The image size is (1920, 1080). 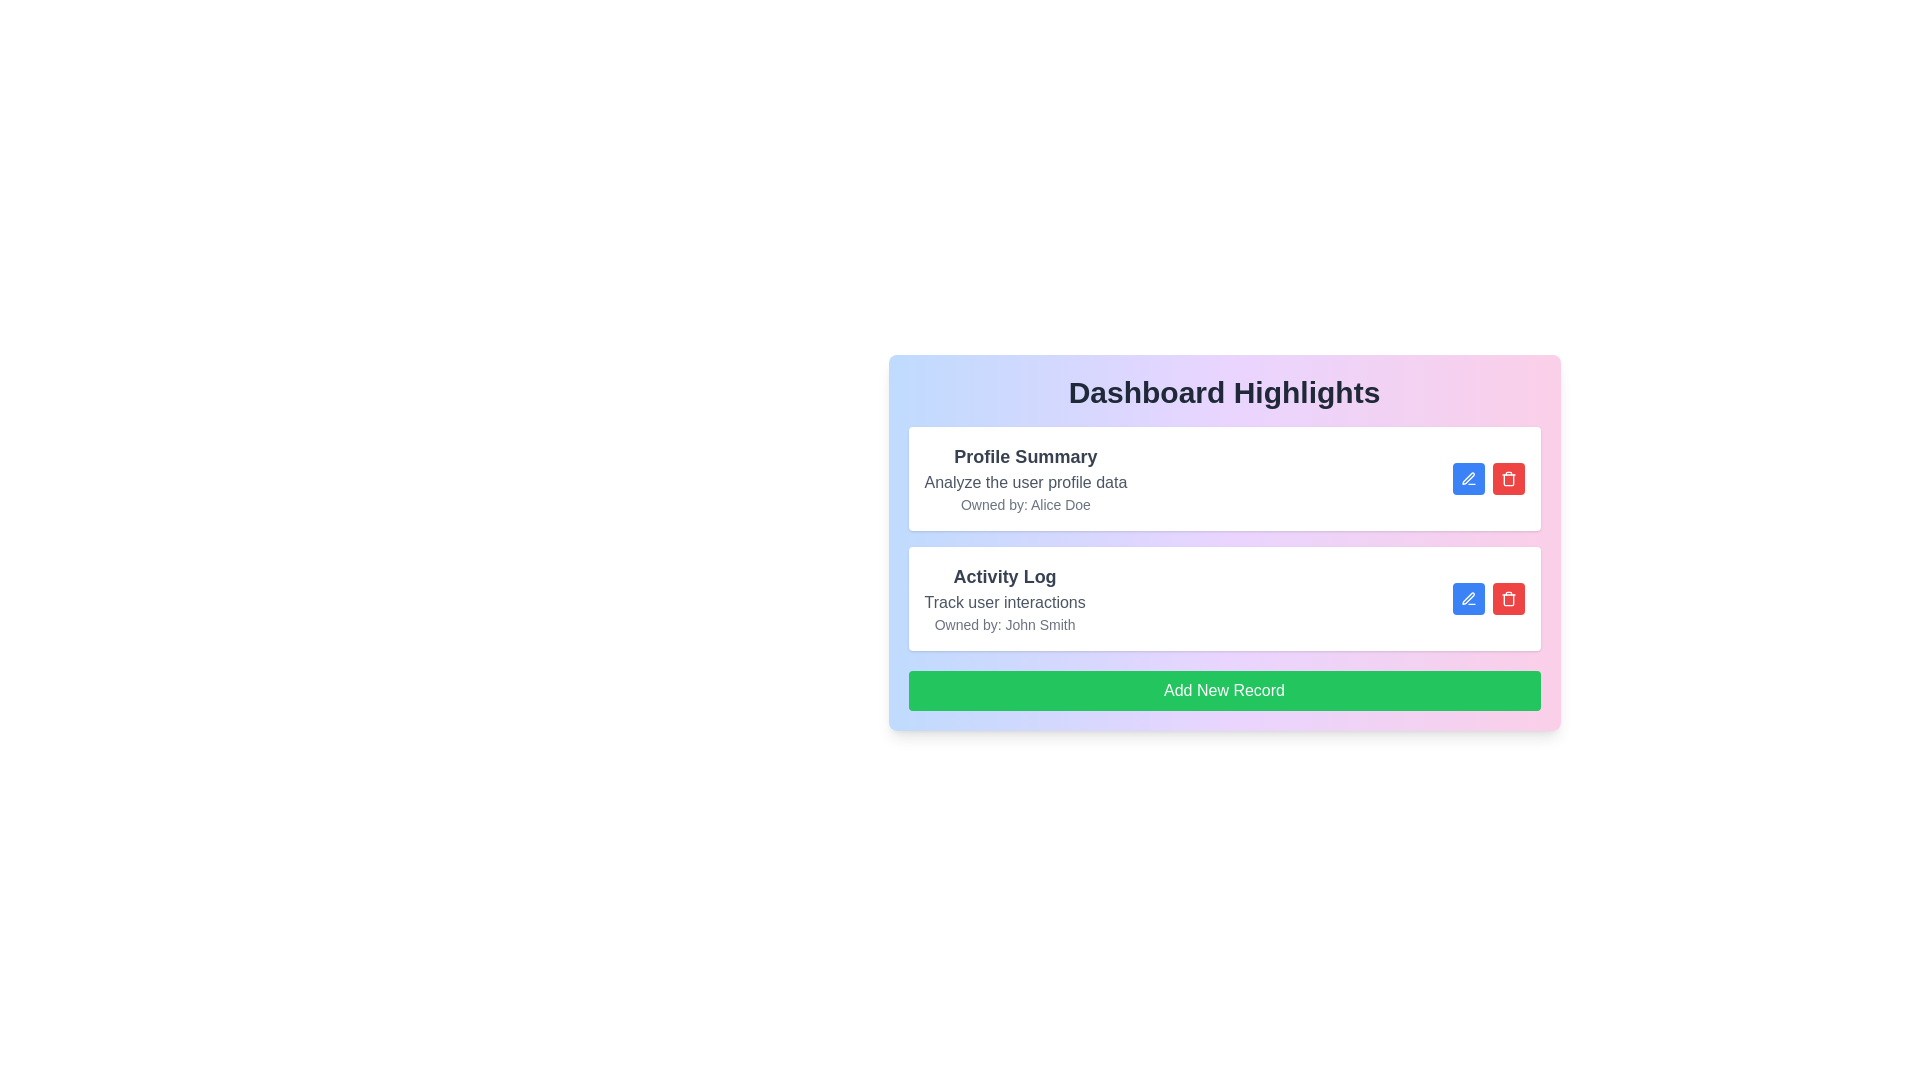 What do you see at coordinates (1508, 478) in the screenshot?
I see `the red trash can icon located inside a circular button in the 'Activity Log' row of the 'Dashboard Highlights' section` at bounding box center [1508, 478].